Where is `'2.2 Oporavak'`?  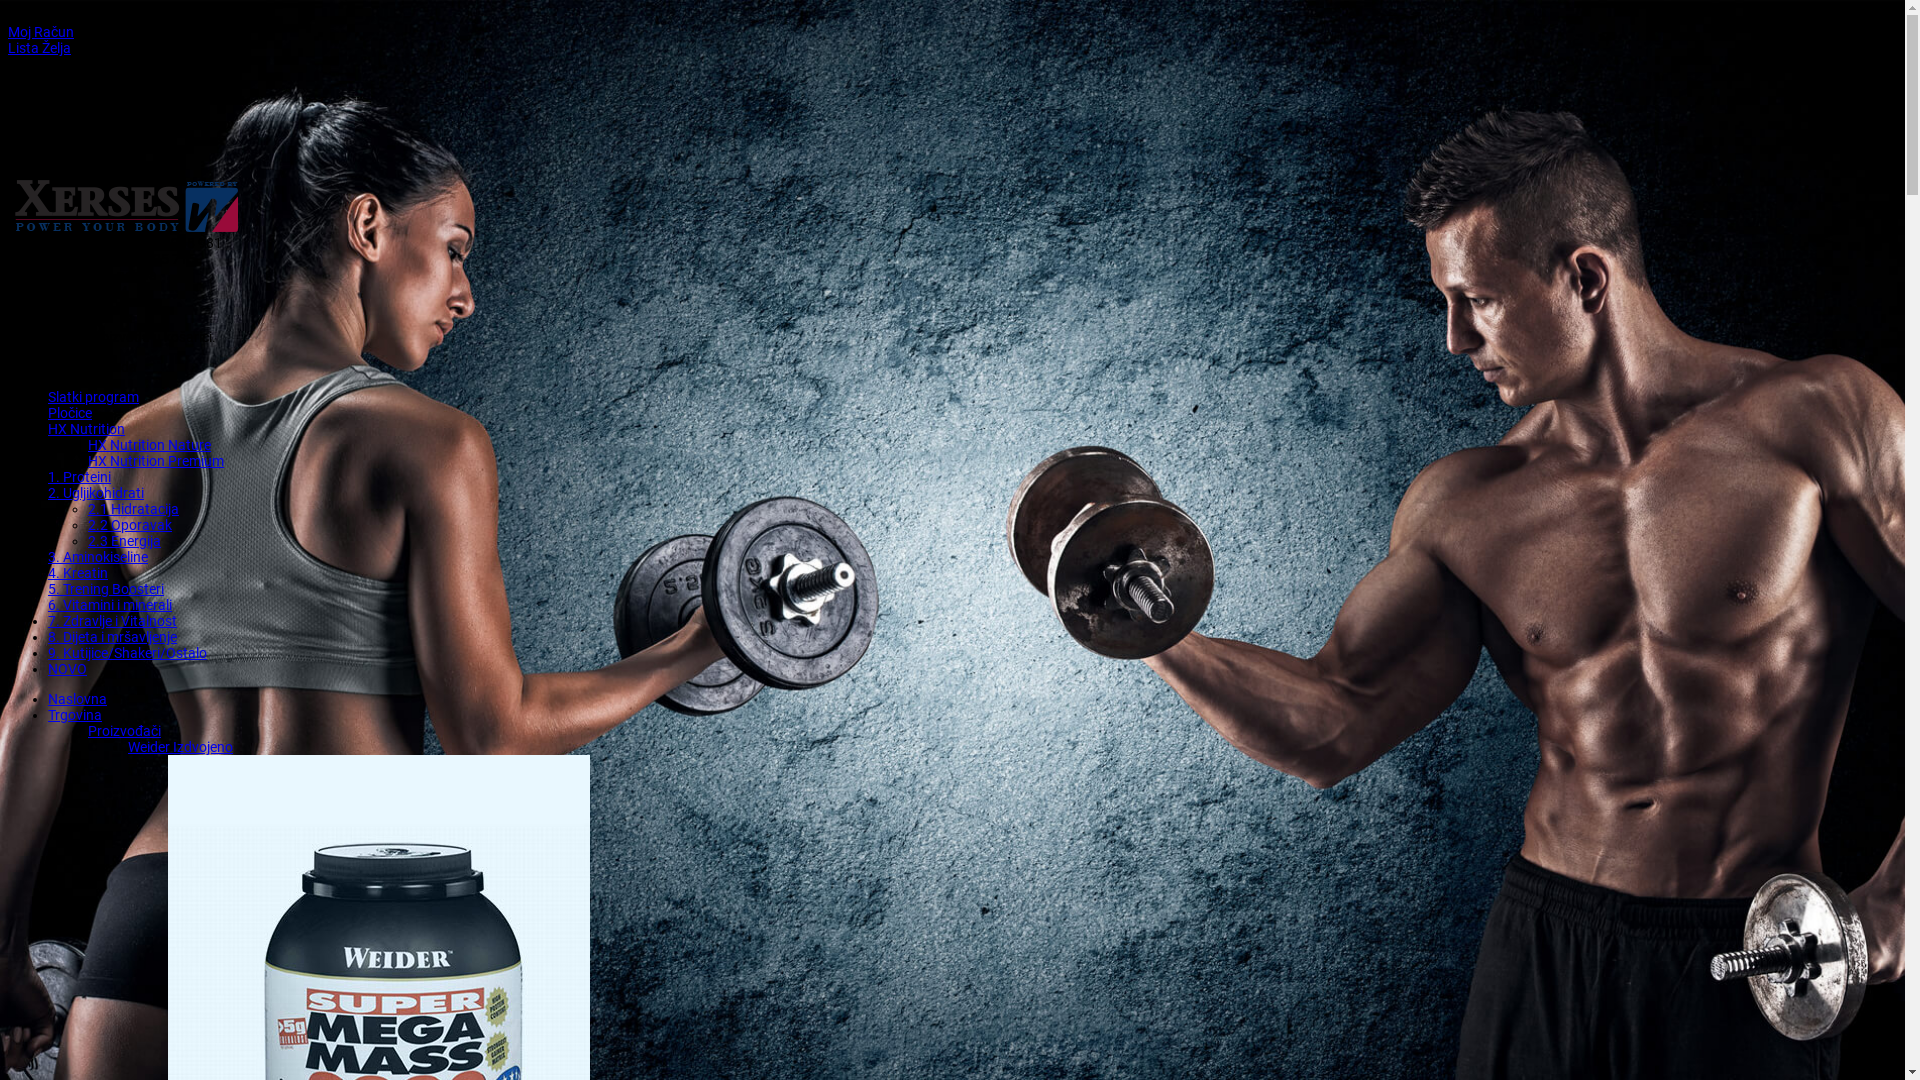
'2.2 Oporavak' is located at coordinates (86, 523).